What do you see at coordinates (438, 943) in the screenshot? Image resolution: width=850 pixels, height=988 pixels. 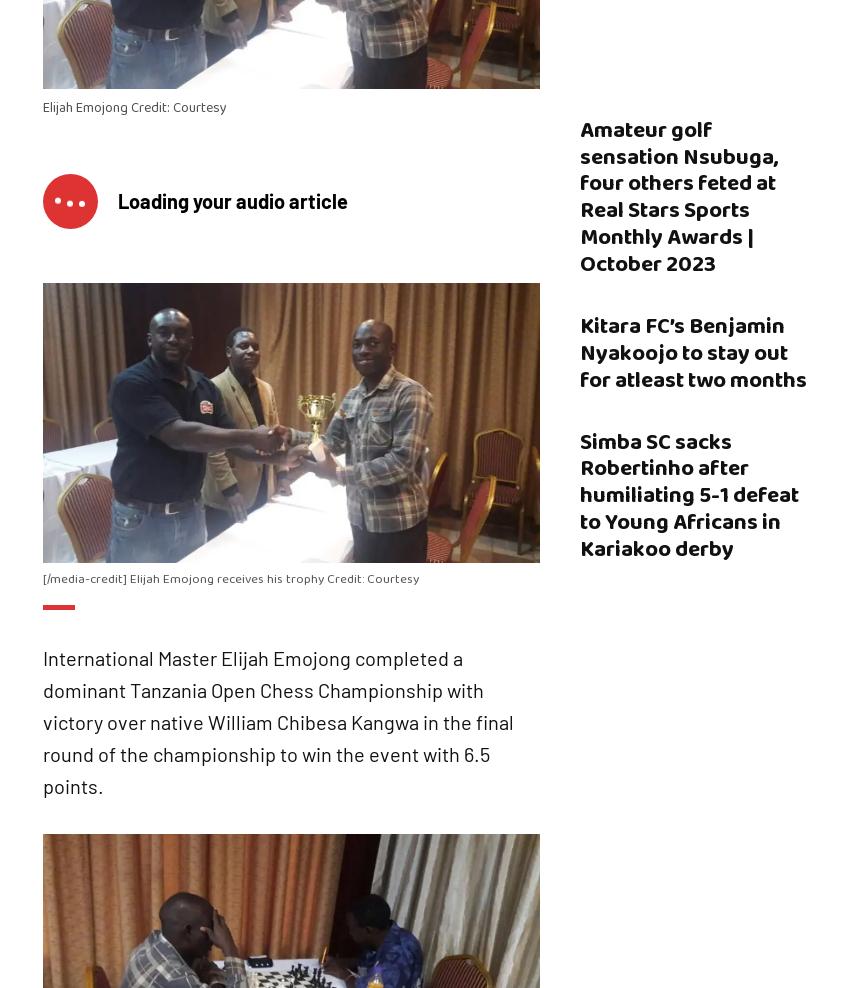 I see `'Search powered by Jetpack'` at bounding box center [438, 943].